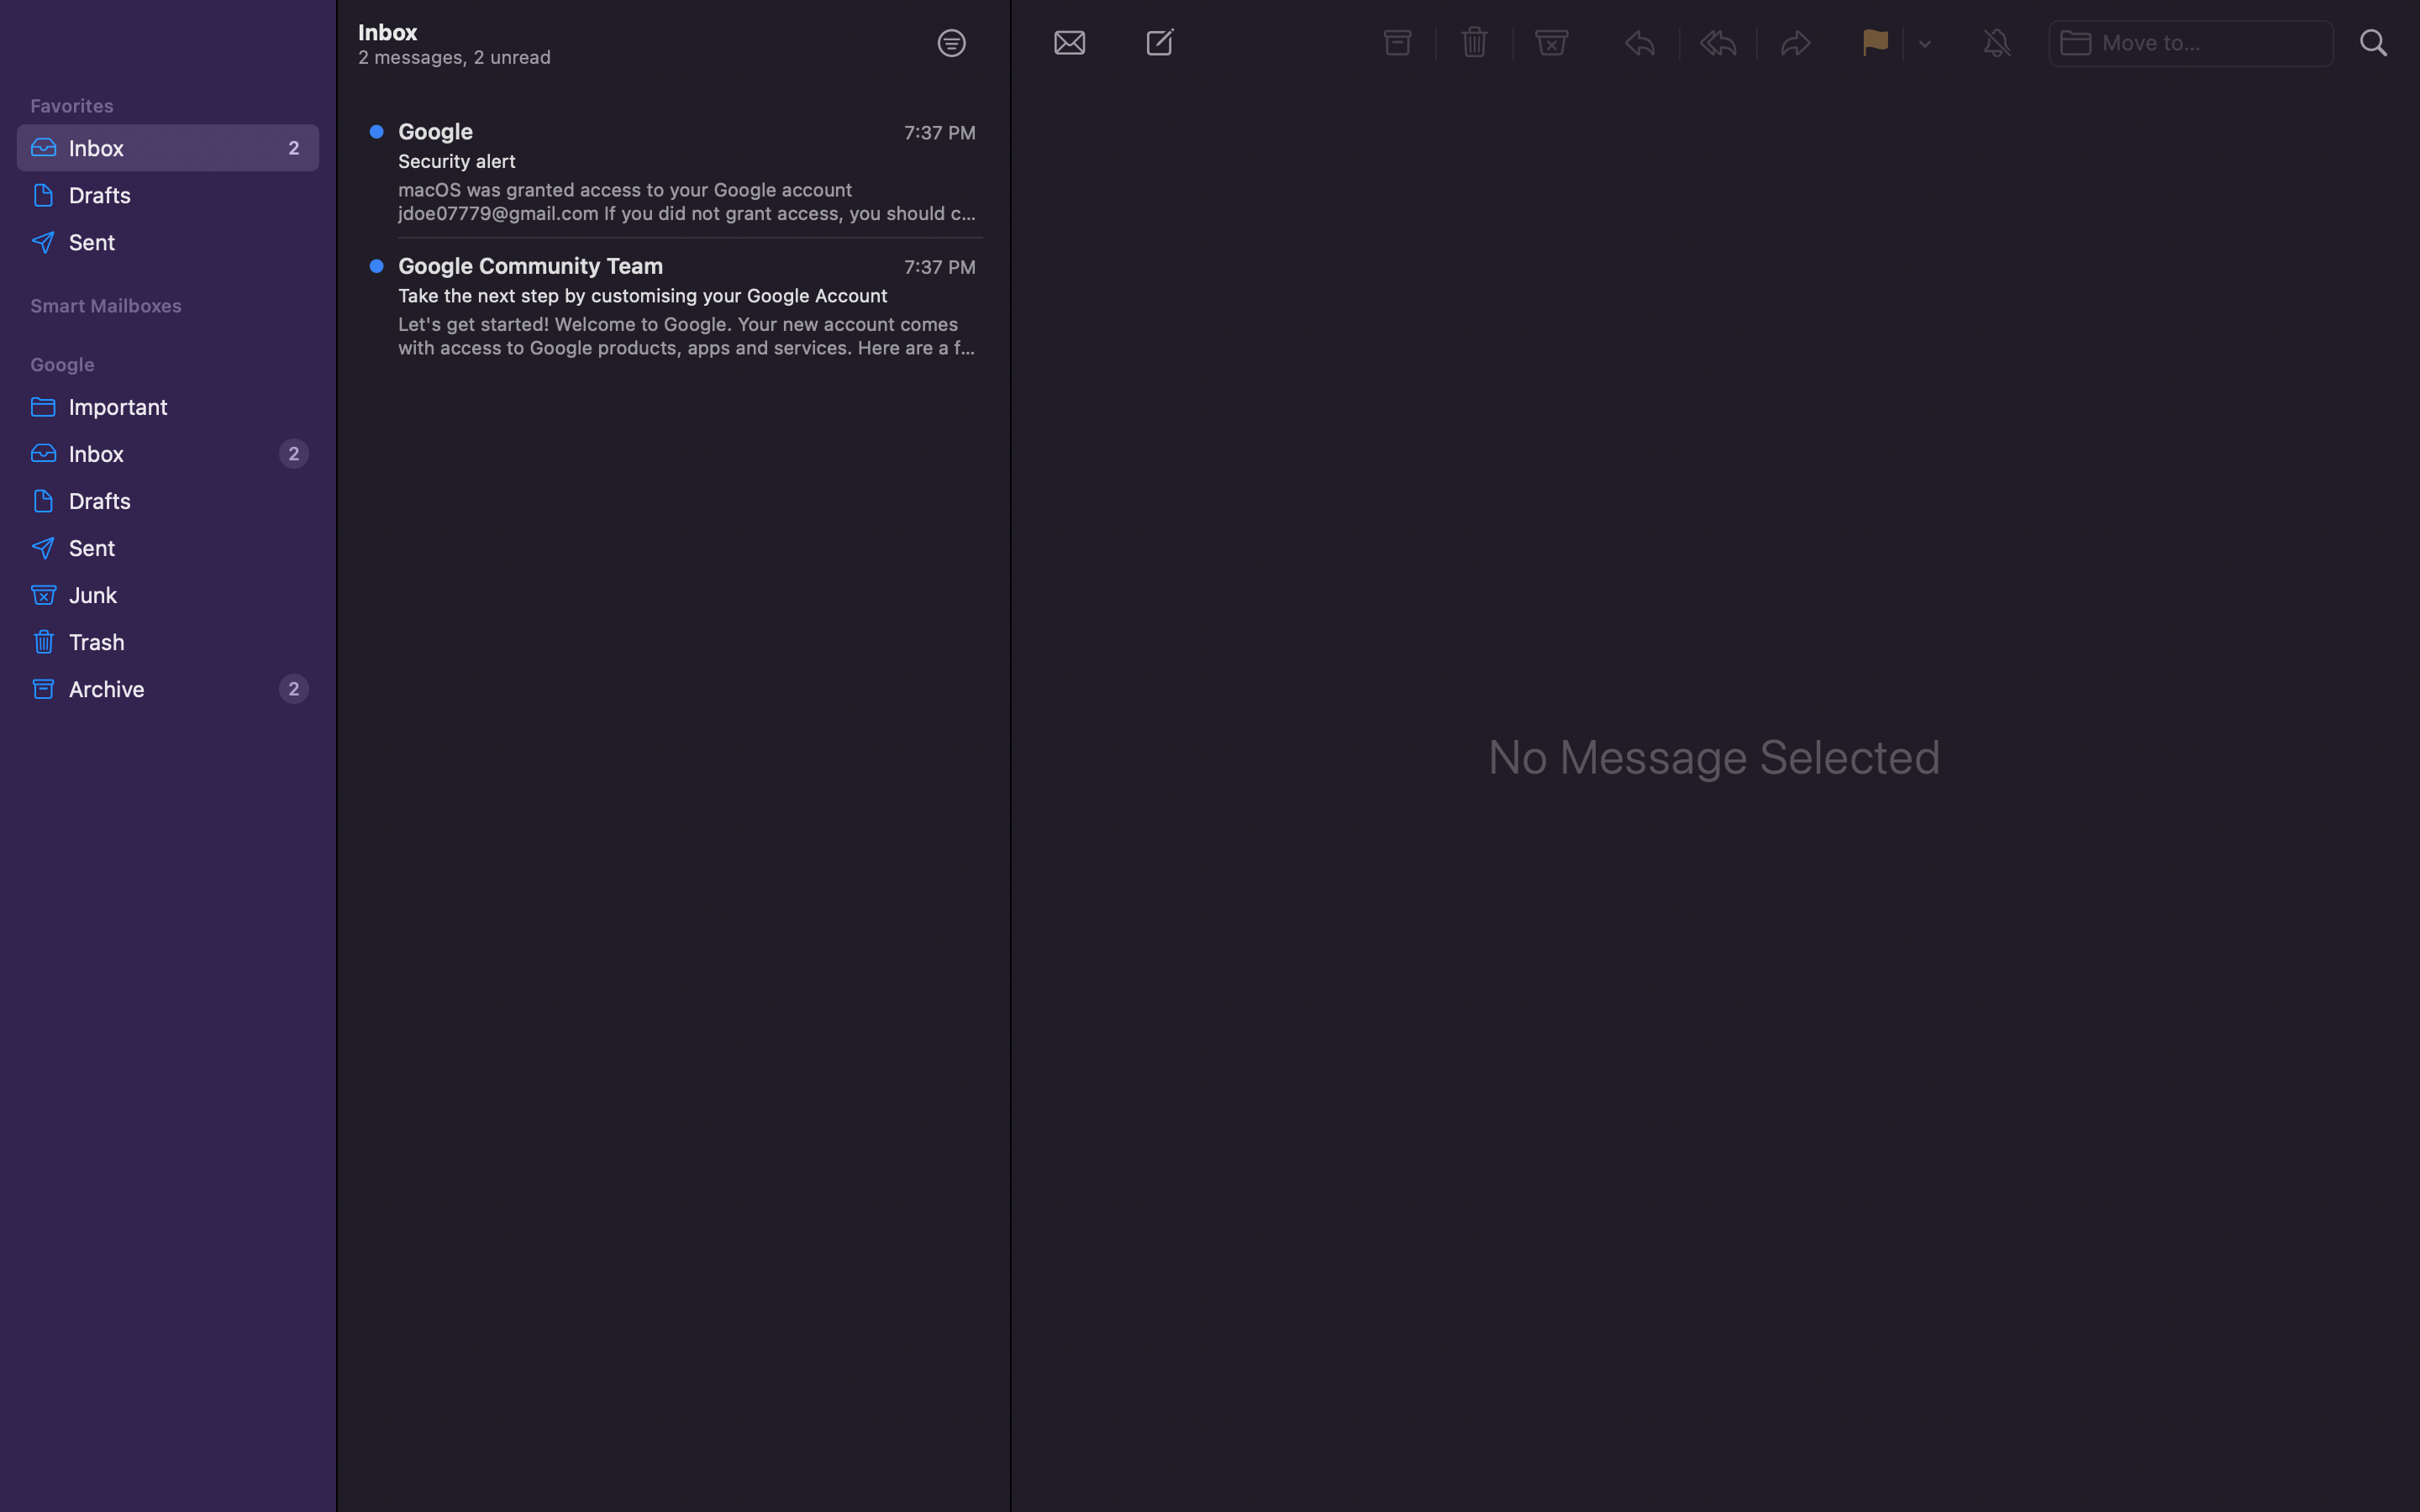  Describe the element at coordinates (171, 244) in the screenshot. I see `the option to view the dispatched emails` at that location.